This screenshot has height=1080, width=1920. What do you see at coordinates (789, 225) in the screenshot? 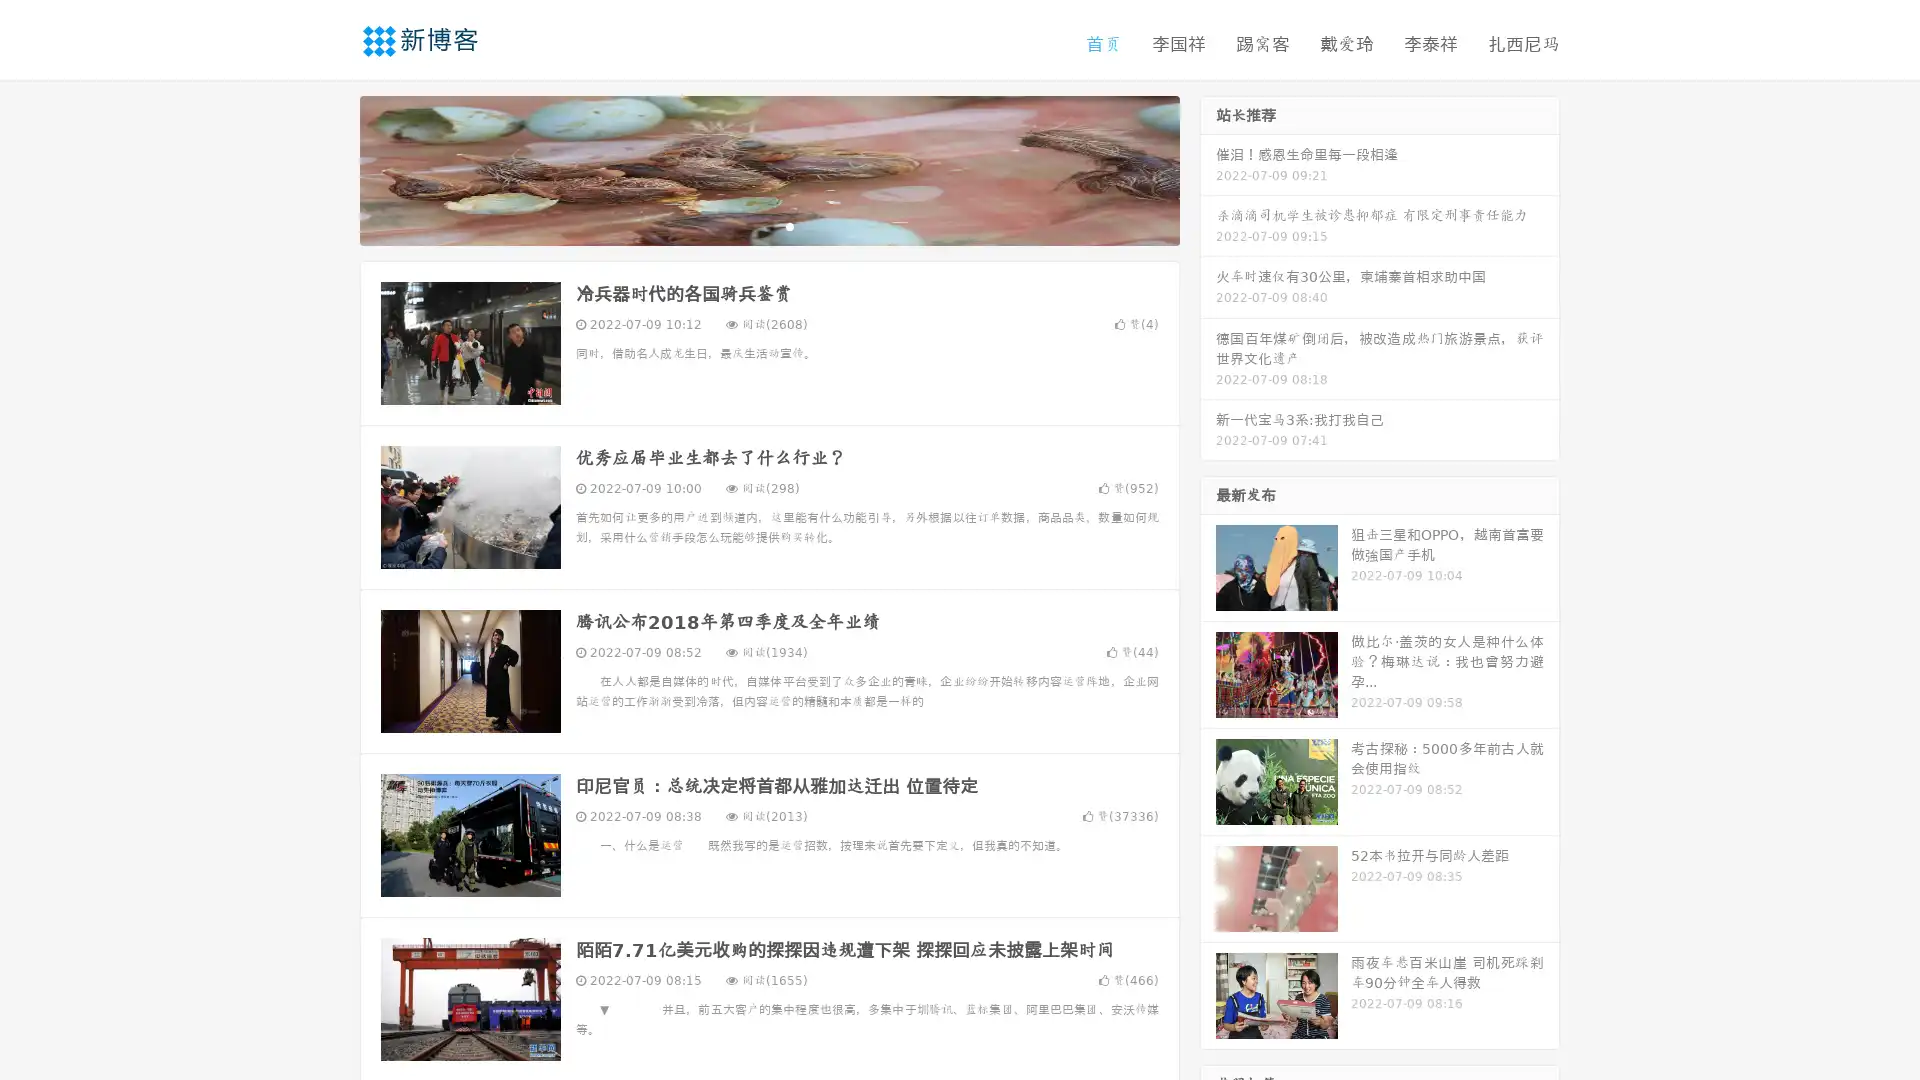
I see `Go to slide 3` at bounding box center [789, 225].